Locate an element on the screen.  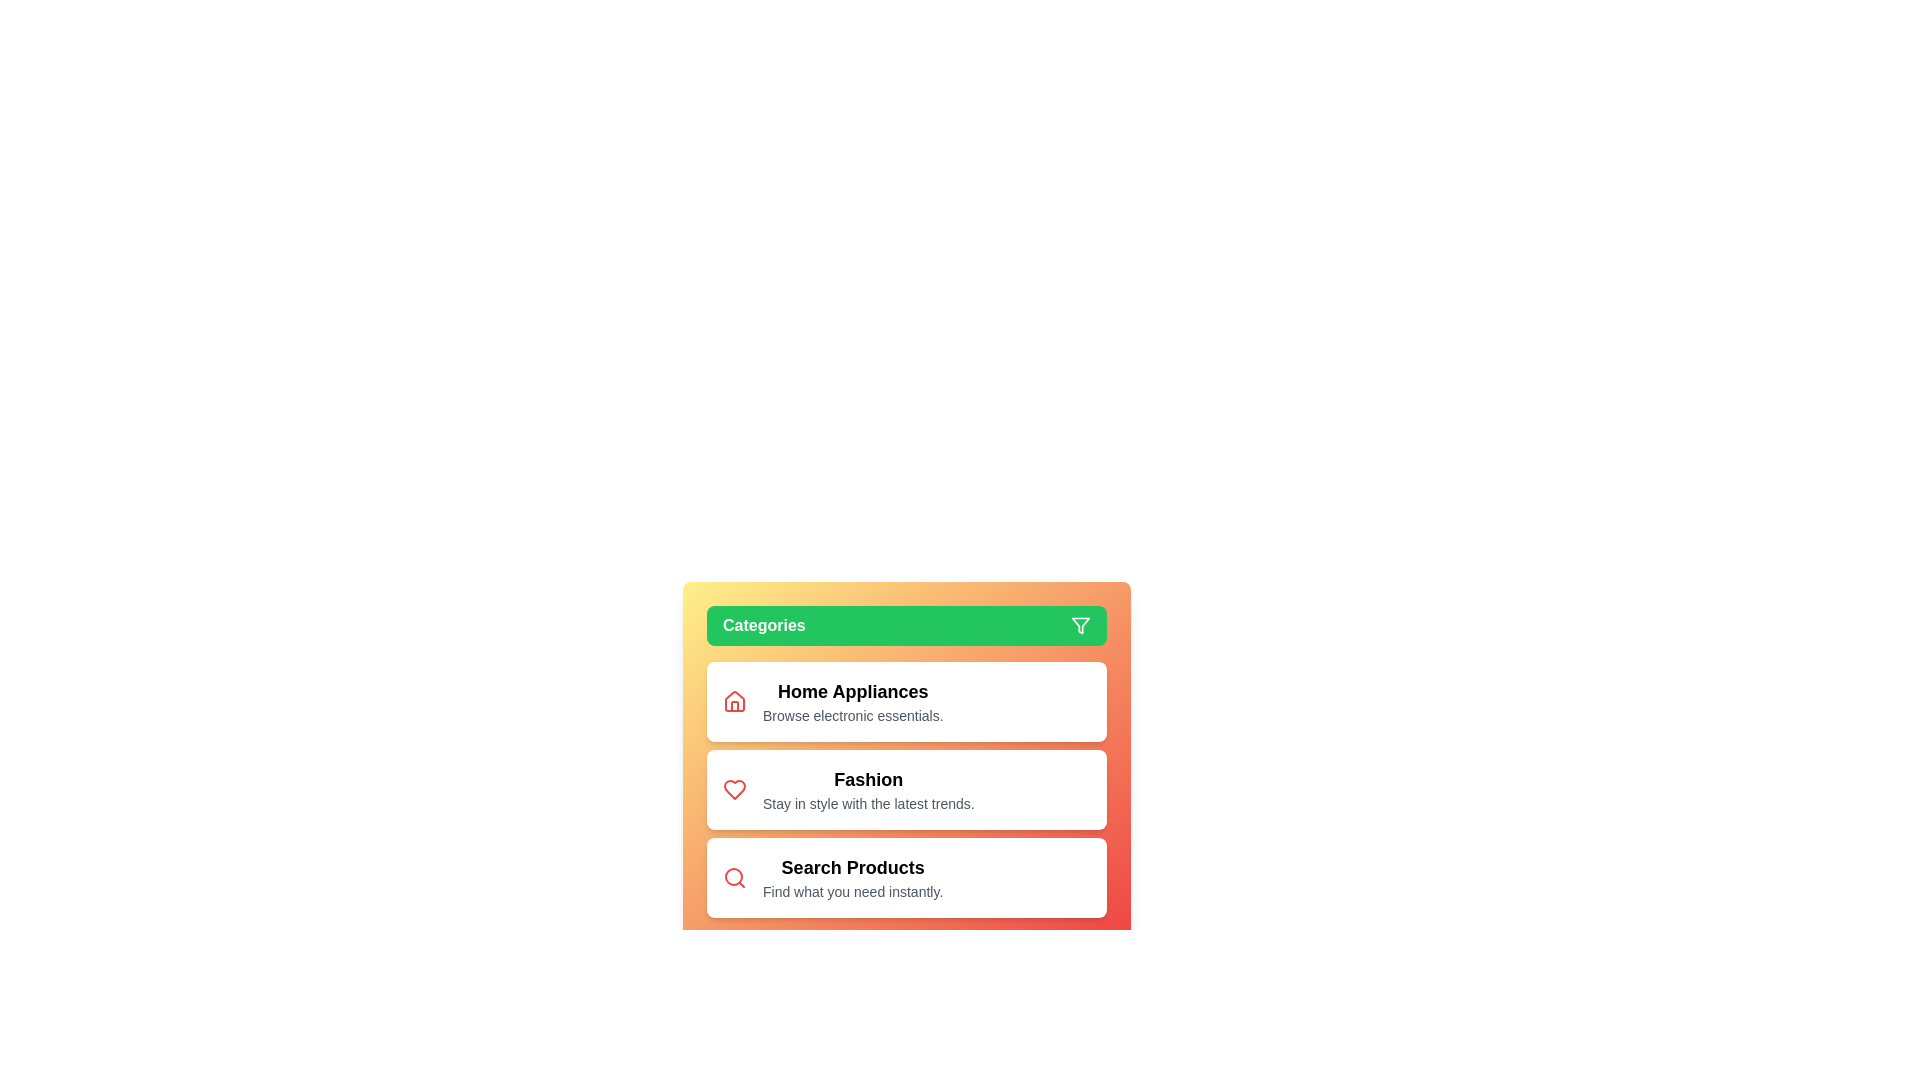
the category item Home Appliances to view its hover effect is located at coordinates (853, 701).